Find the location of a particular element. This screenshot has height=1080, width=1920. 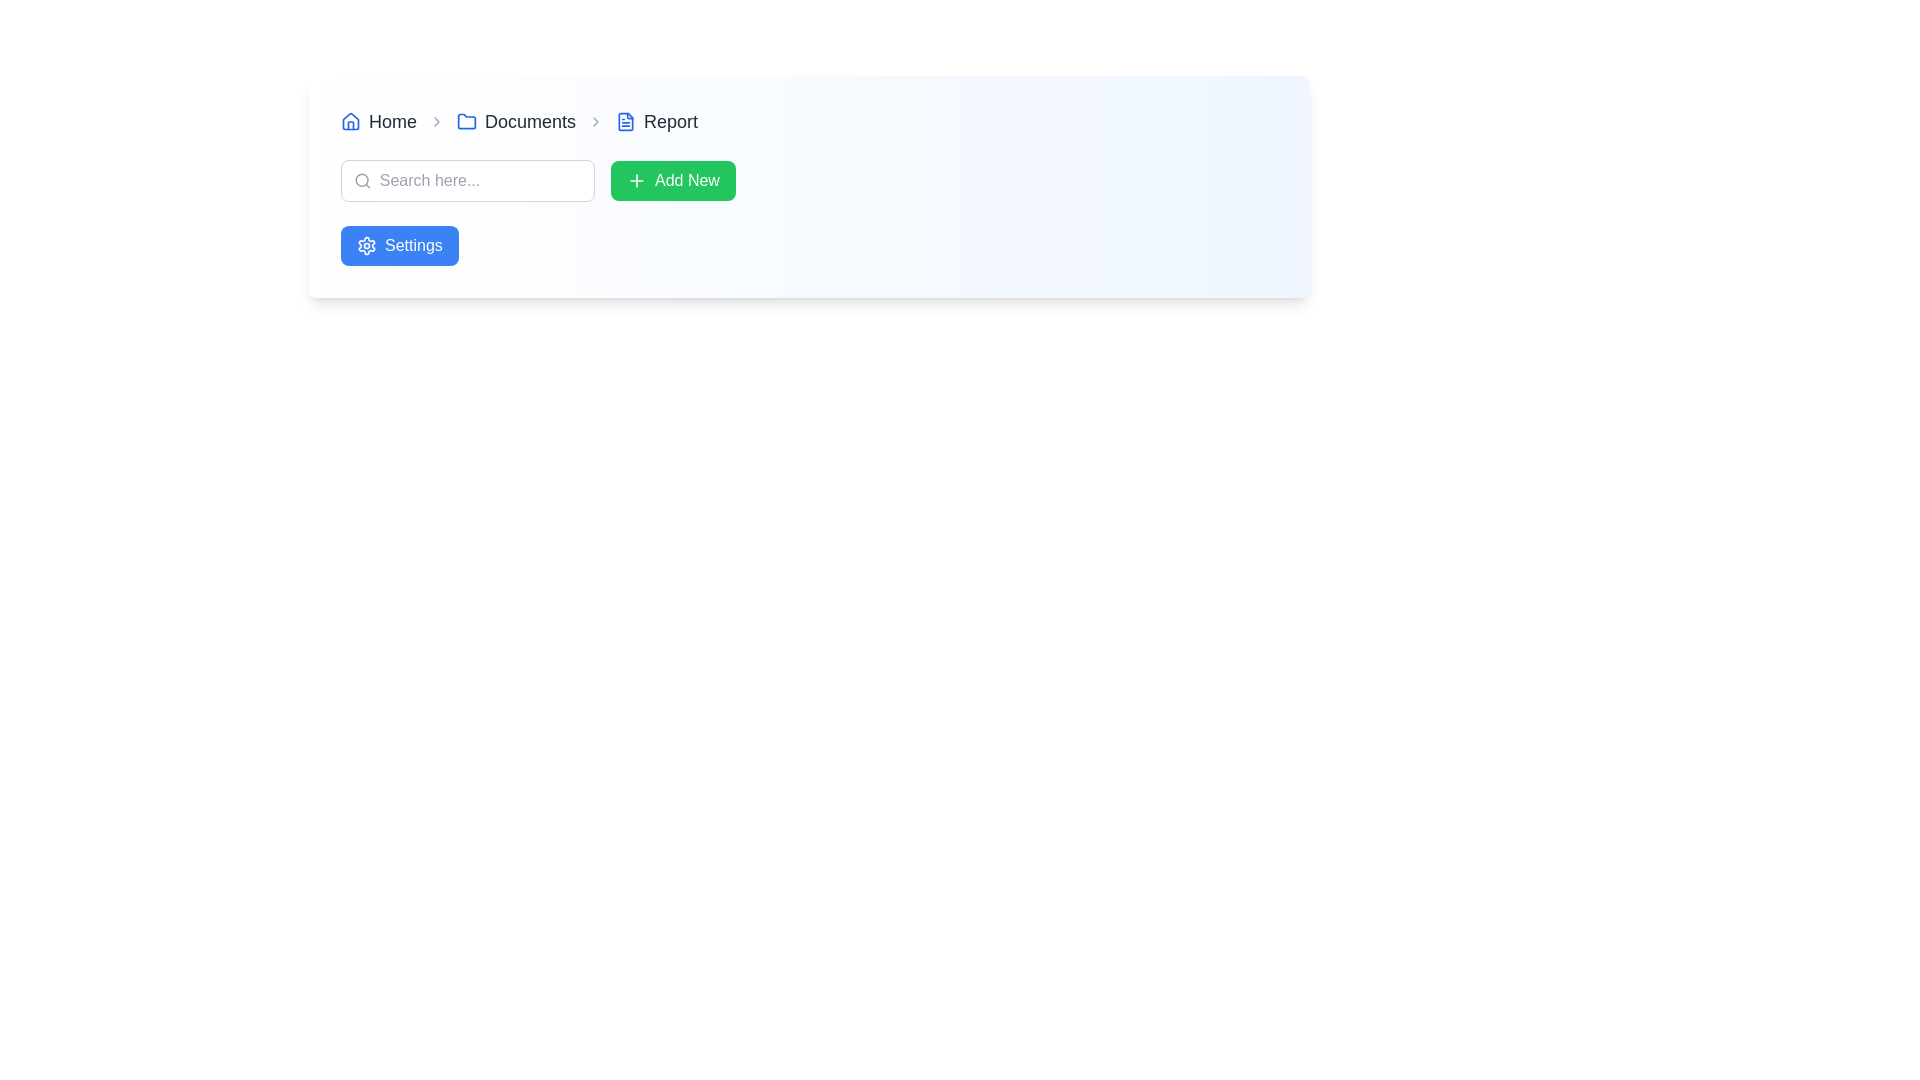

the 'Home' icon, which is the first element in the breadcrumb navigation bar located at the top-left of the UI is located at coordinates (350, 120).